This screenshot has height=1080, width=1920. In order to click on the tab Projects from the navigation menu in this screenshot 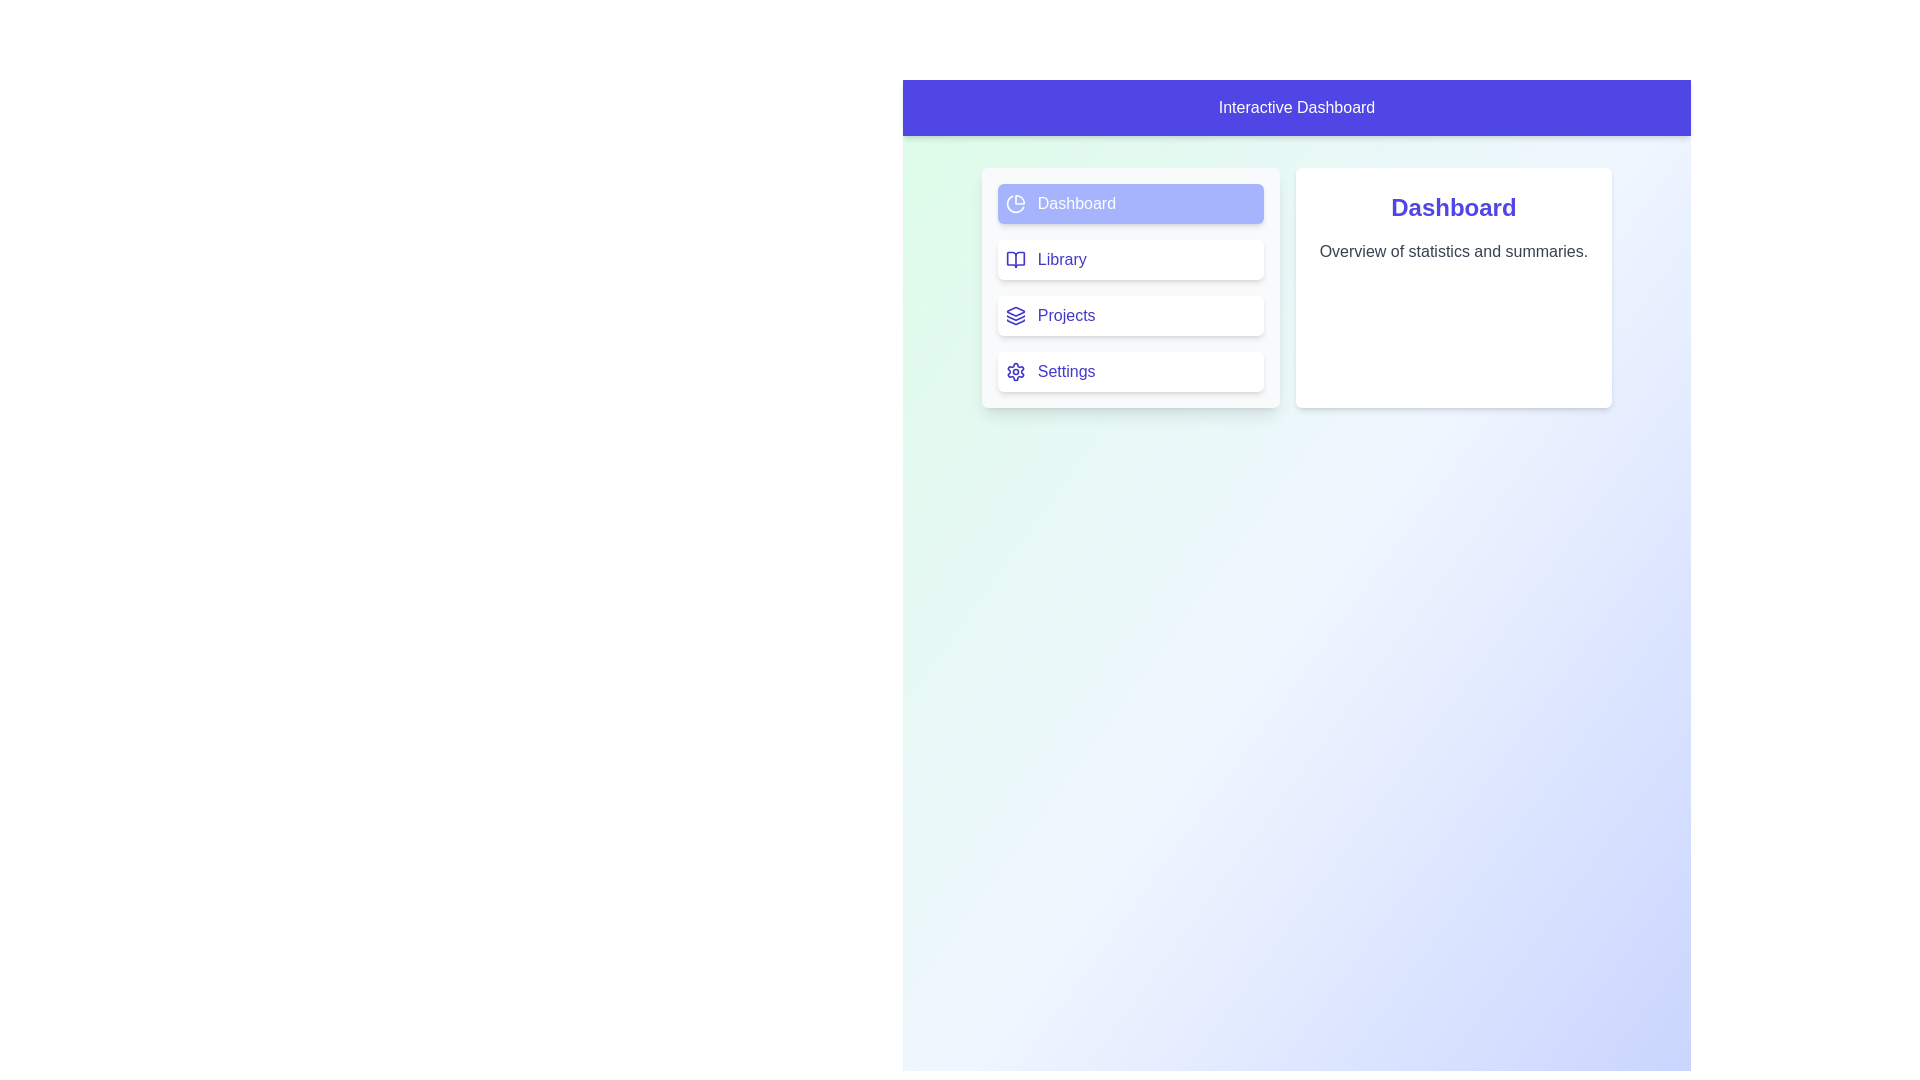, I will do `click(1130, 315)`.